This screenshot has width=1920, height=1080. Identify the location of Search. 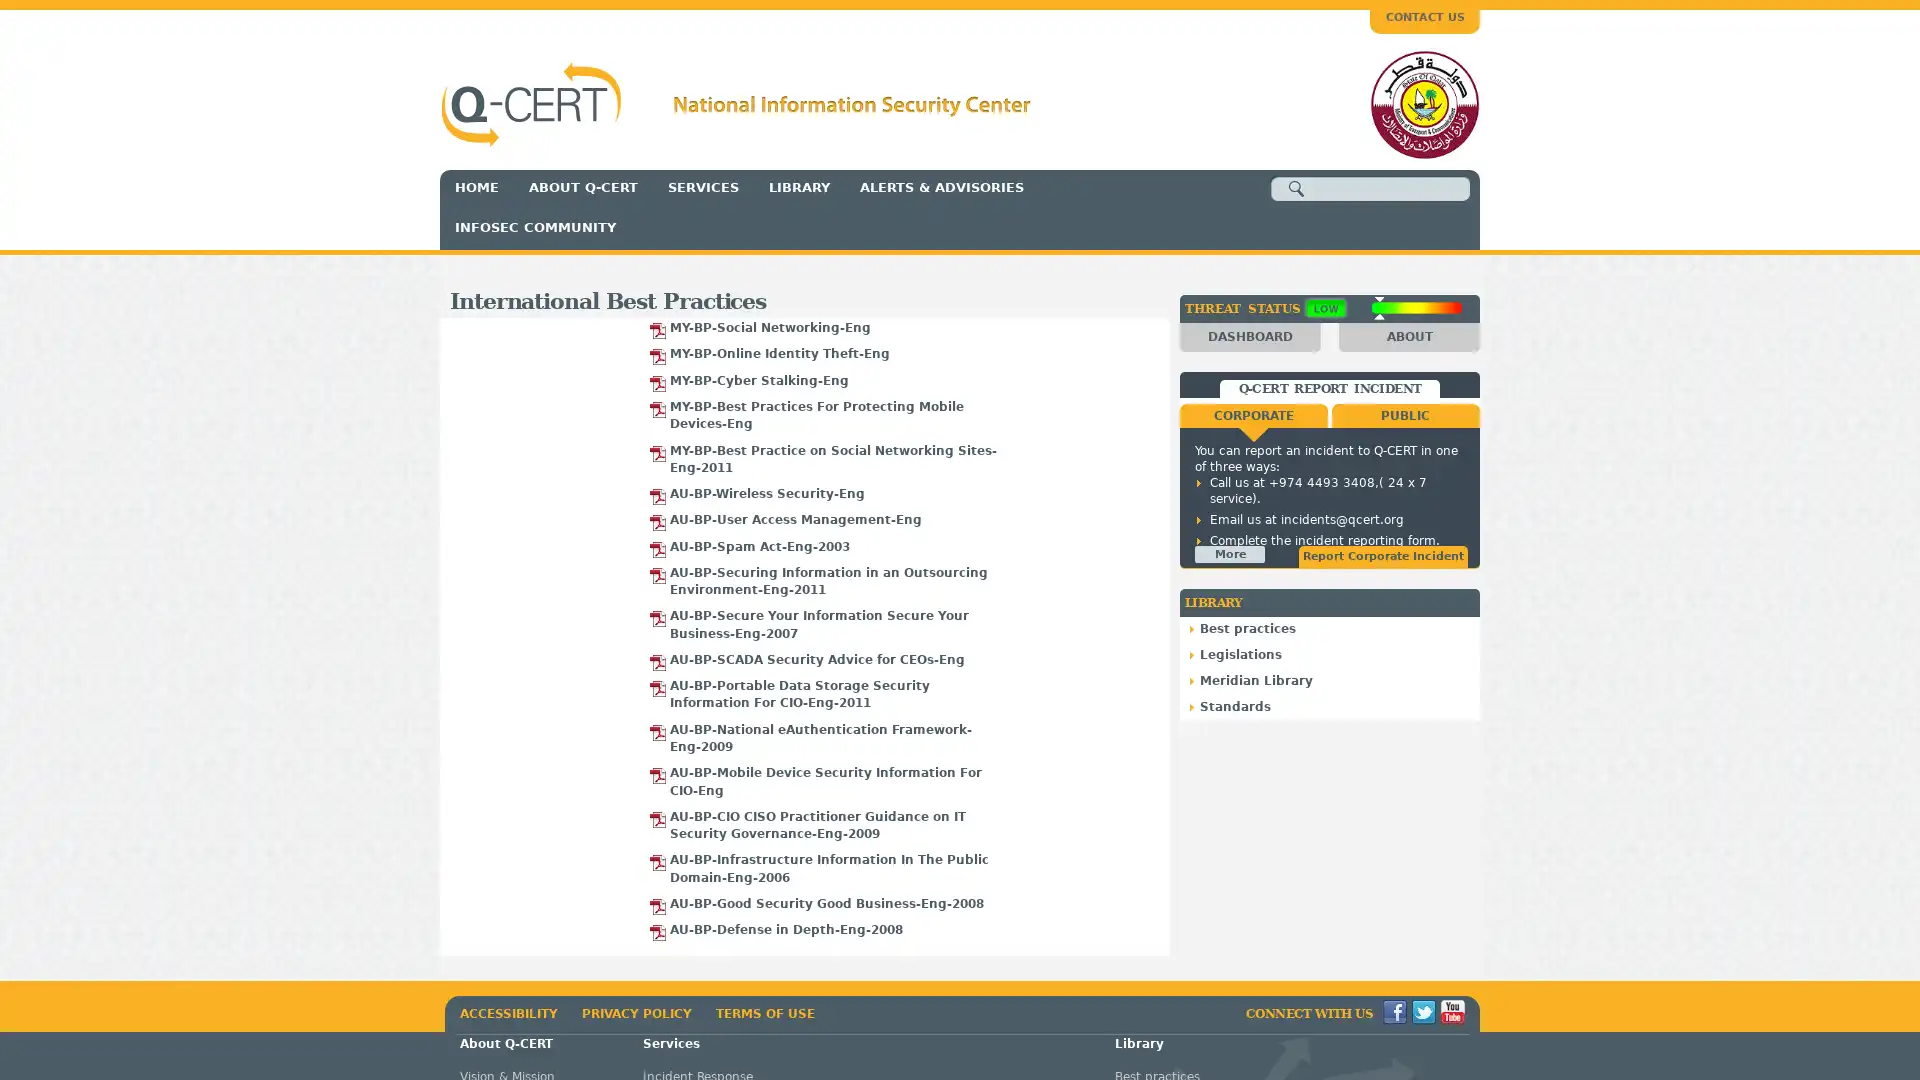
(1296, 189).